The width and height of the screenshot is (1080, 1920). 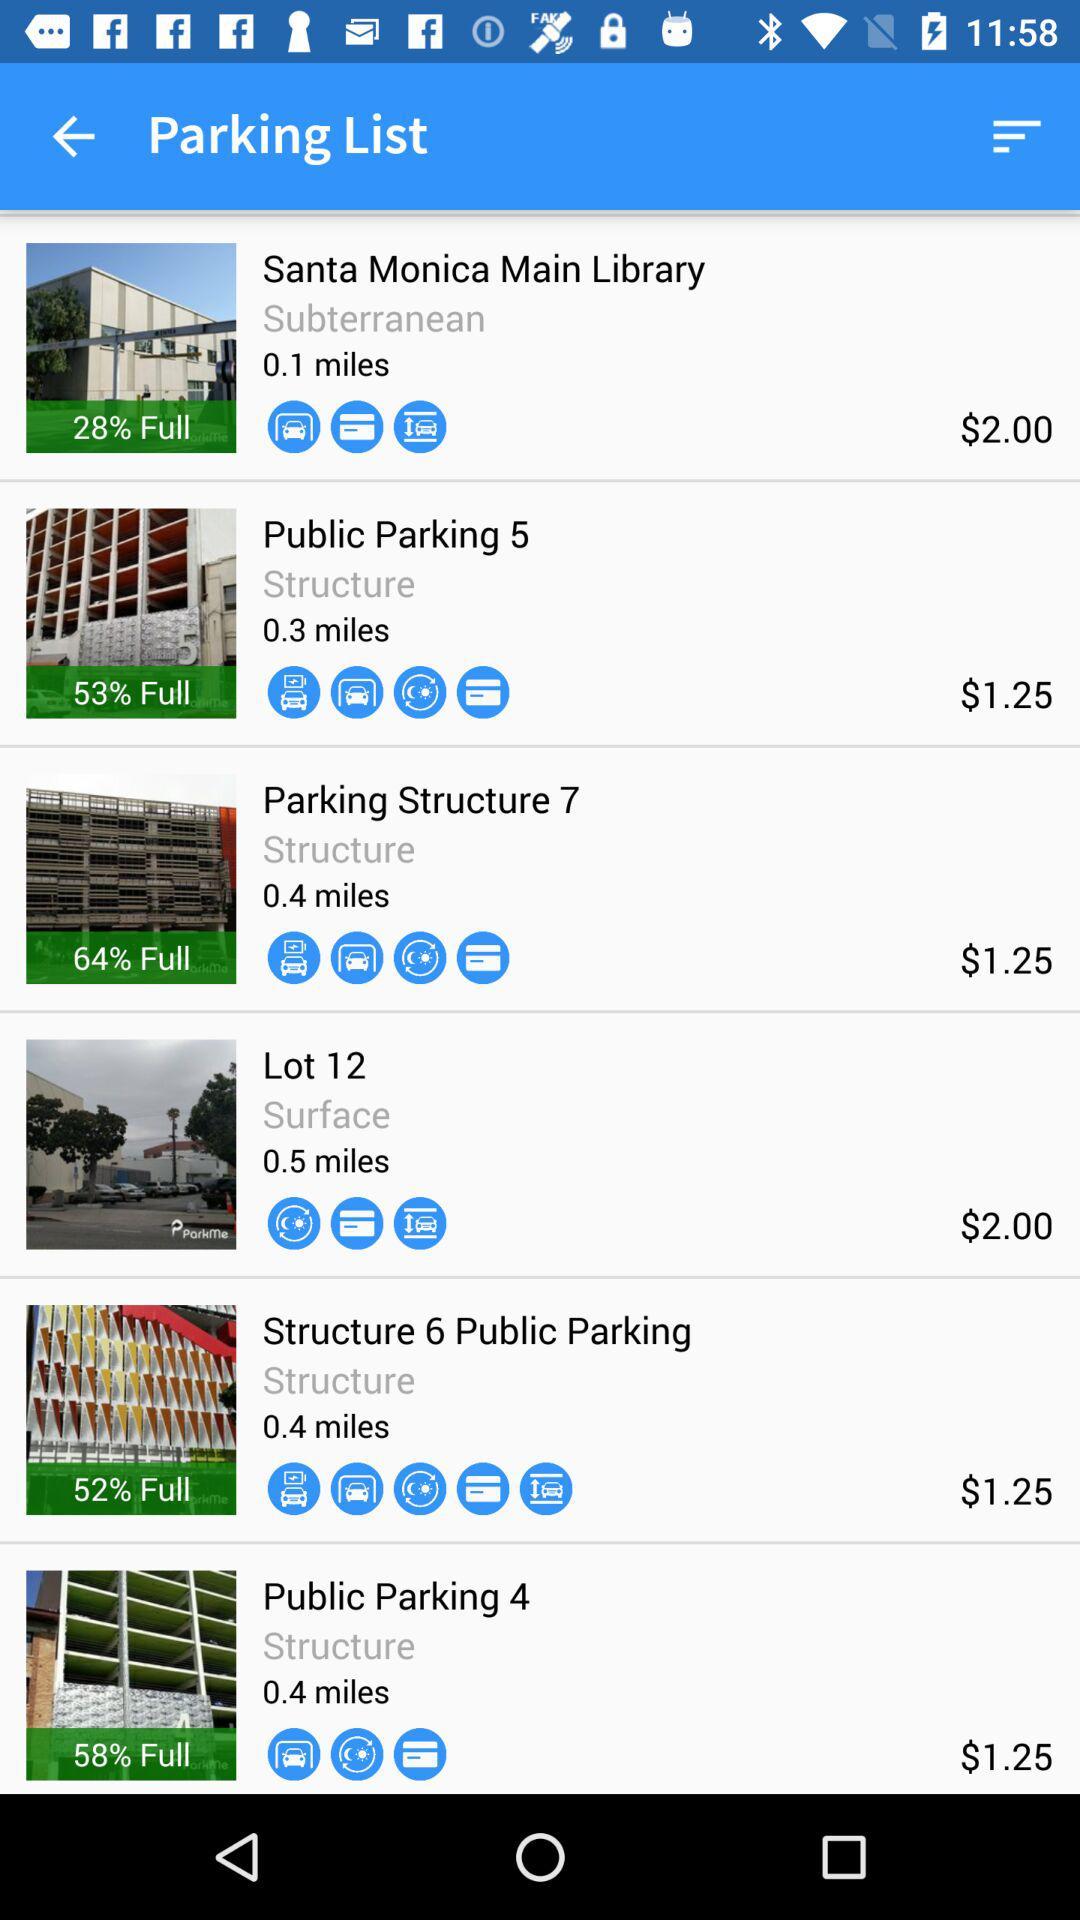 What do you see at coordinates (293, 692) in the screenshot?
I see `the item below 0.3 miles` at bounding box center [293, 692].